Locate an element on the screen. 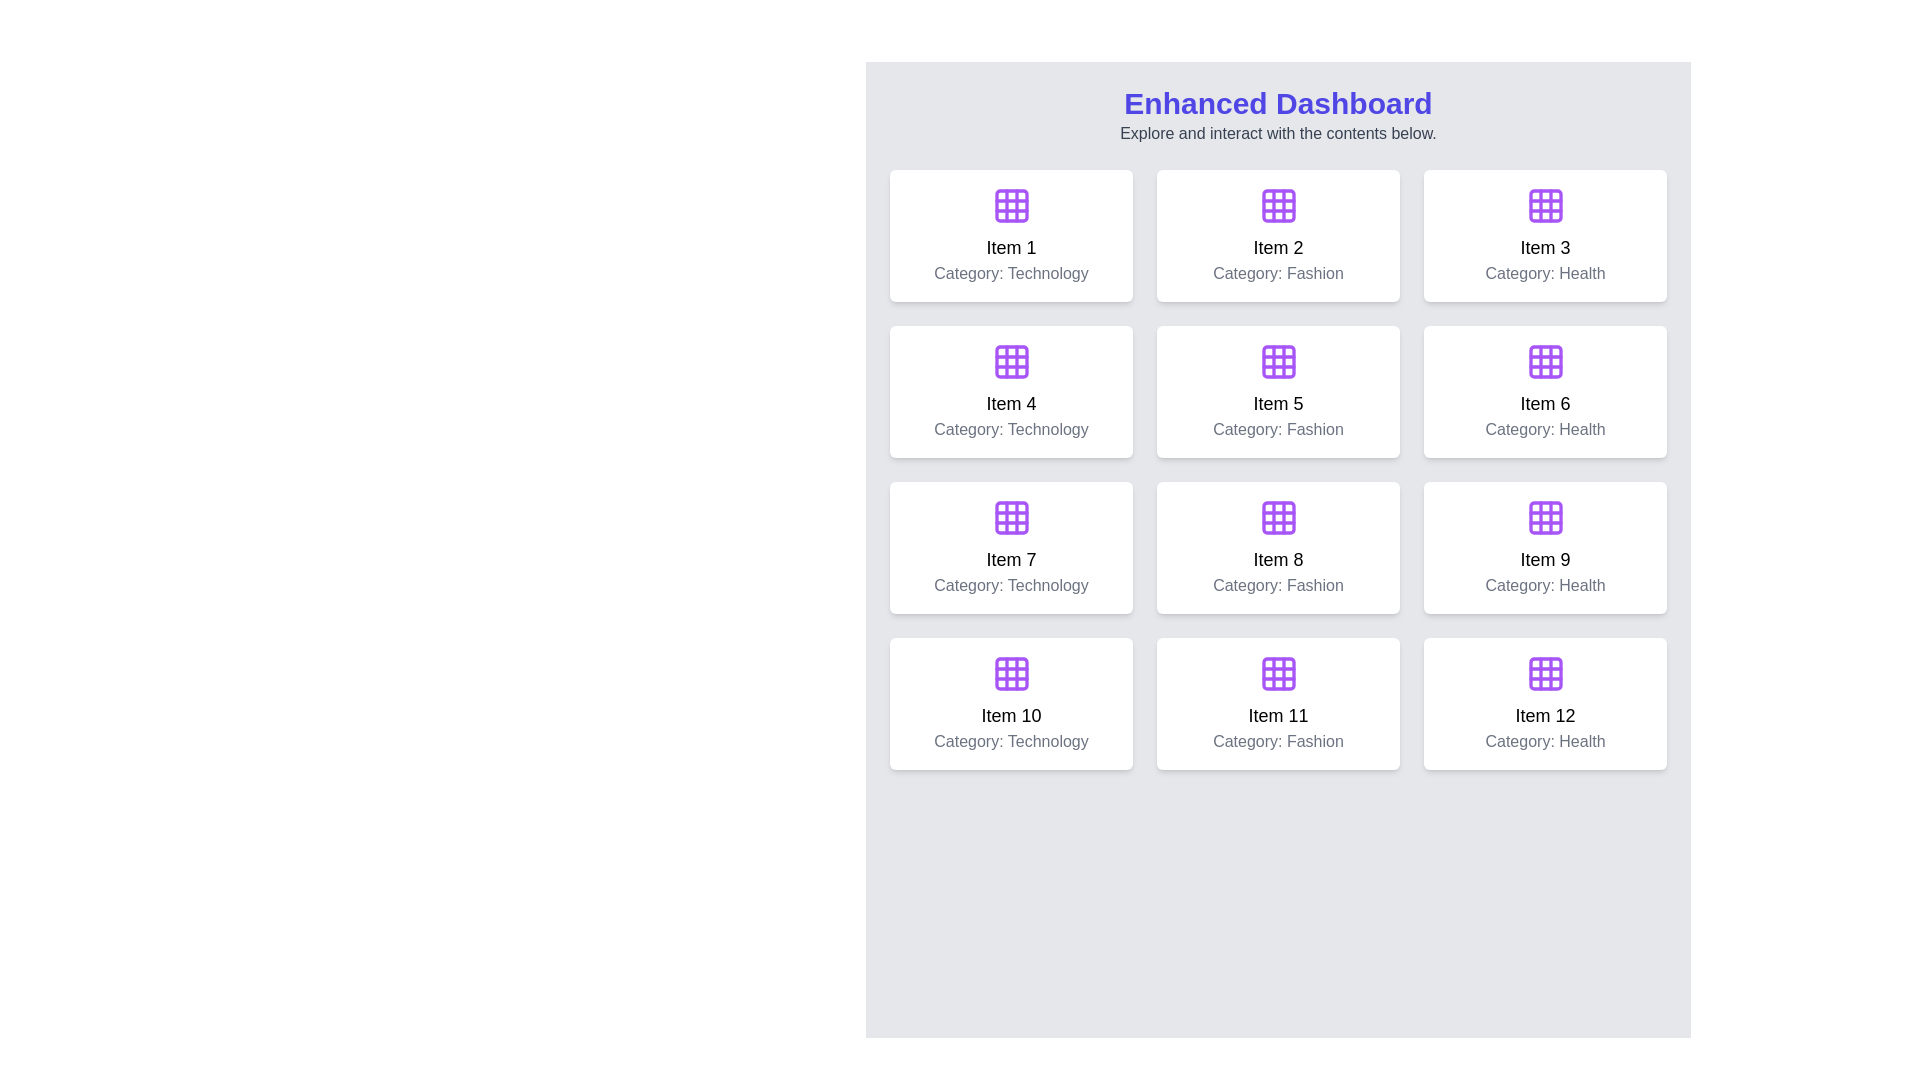 The width and height of the screenshot is (1920, 1080). the central purple grid icon that resembles a 3x3 matrix, located above the text 'Item 3' and 'Category: Health' in the third card of the top row is located at coordinates (1544, 205).